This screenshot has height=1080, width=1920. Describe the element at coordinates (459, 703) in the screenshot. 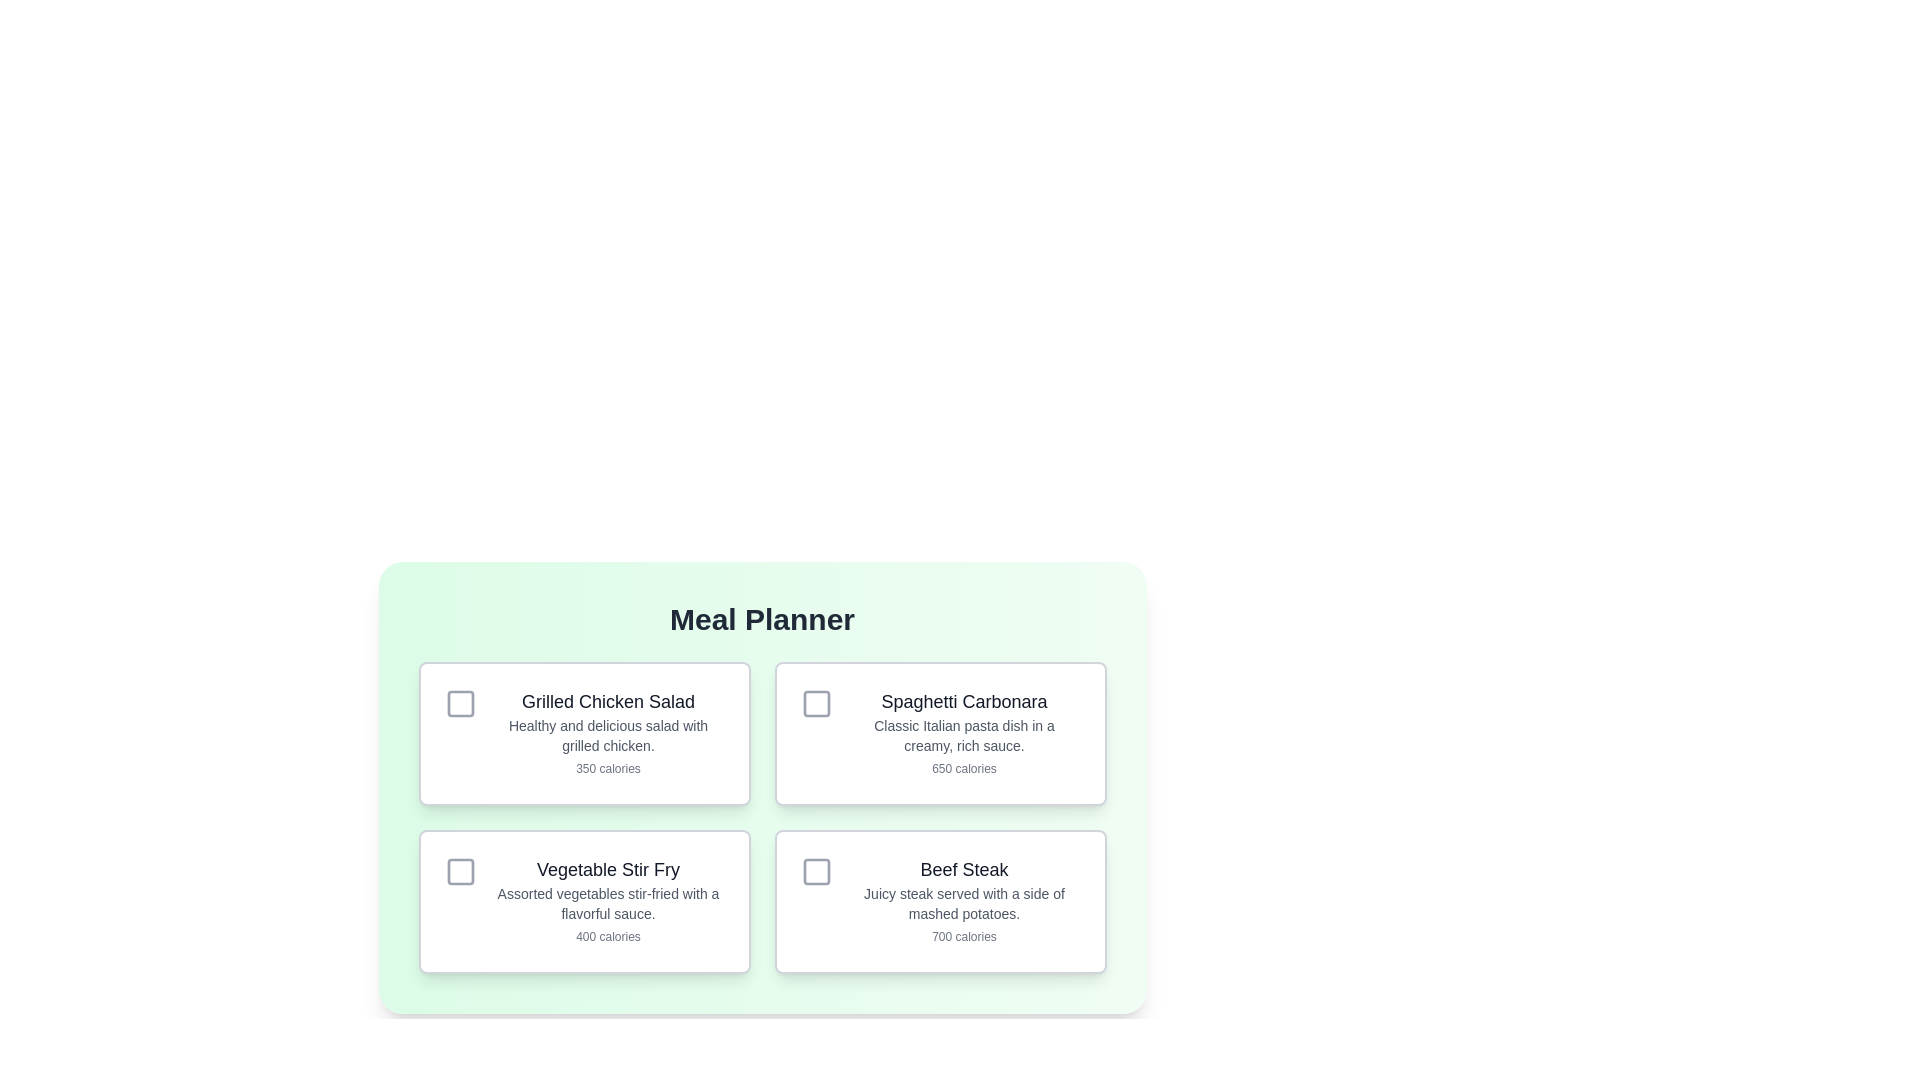

I see `the interactive checkbox component located in the top-left corner of the grid, adjacent to the text 'Grilled Chicken Salad'` at that location.